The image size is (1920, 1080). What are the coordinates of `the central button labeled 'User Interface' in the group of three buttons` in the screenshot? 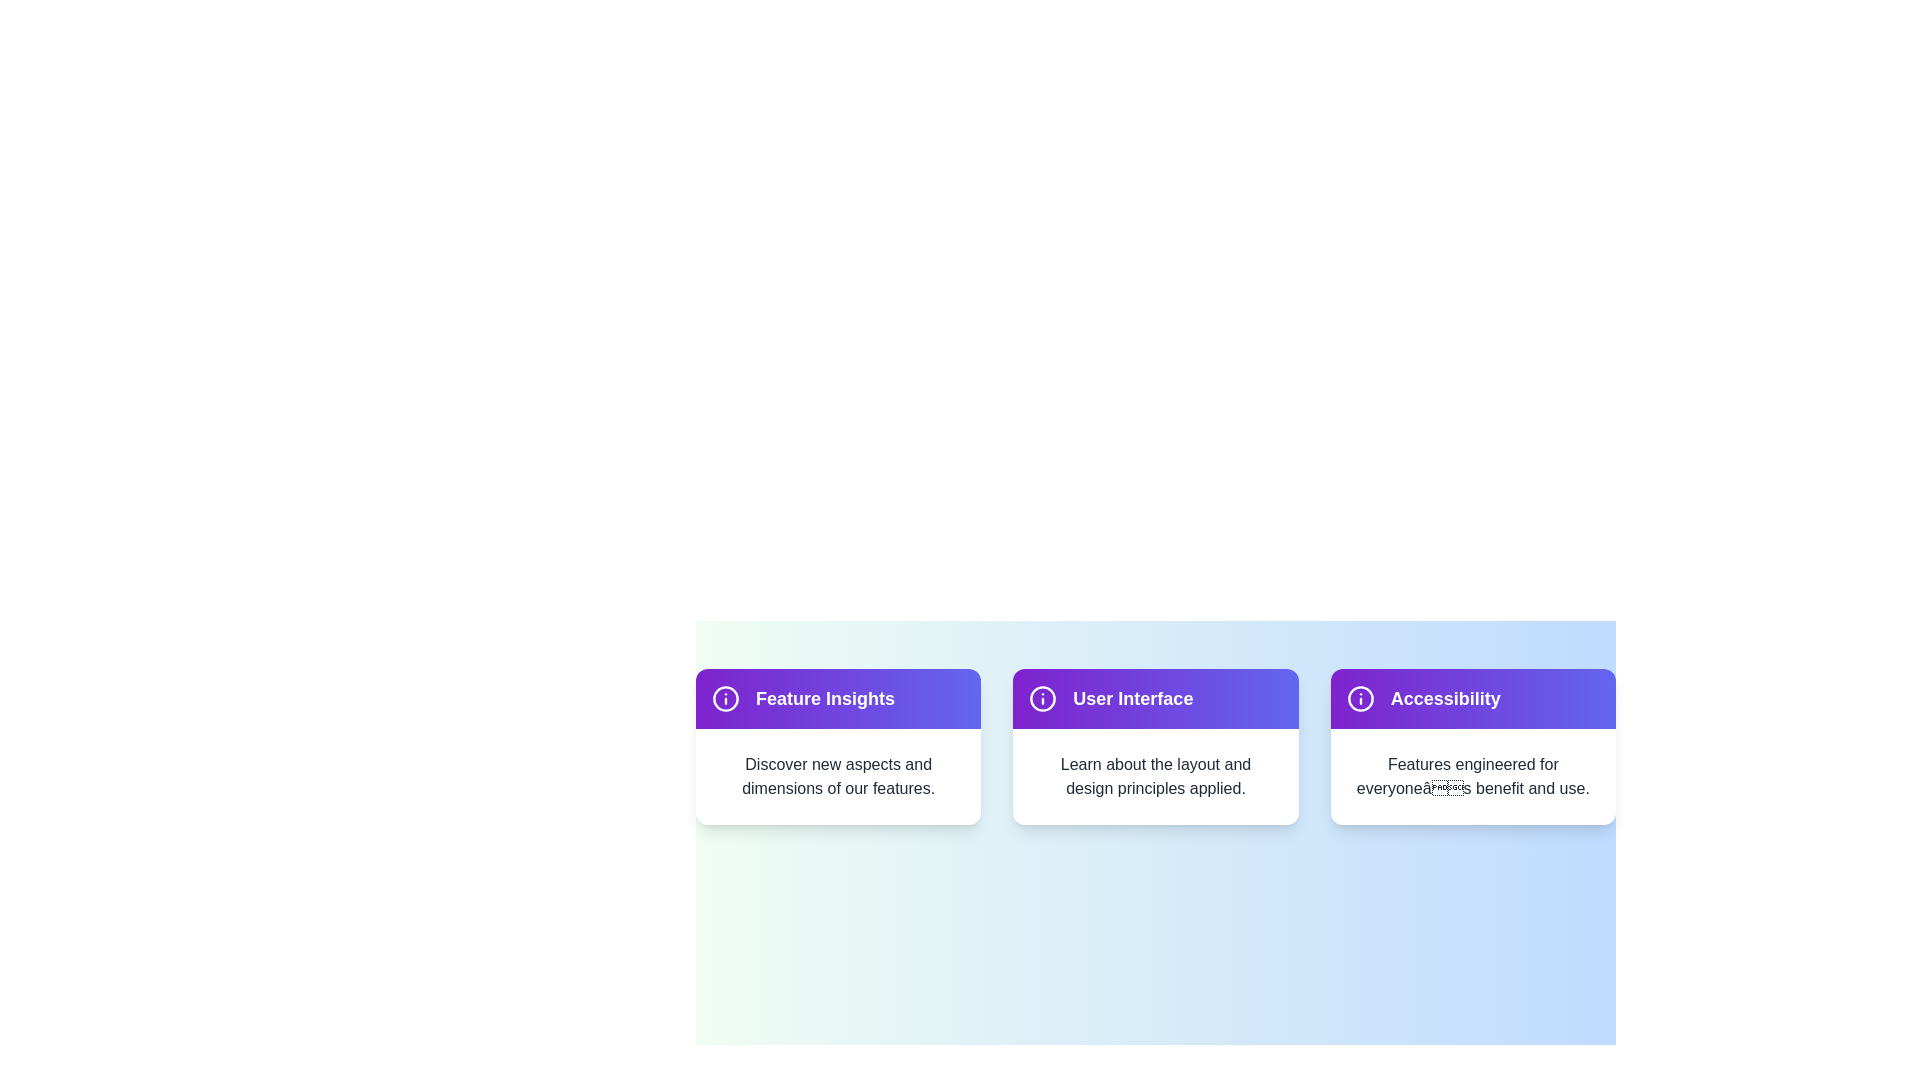 It's located at (1156, 697).